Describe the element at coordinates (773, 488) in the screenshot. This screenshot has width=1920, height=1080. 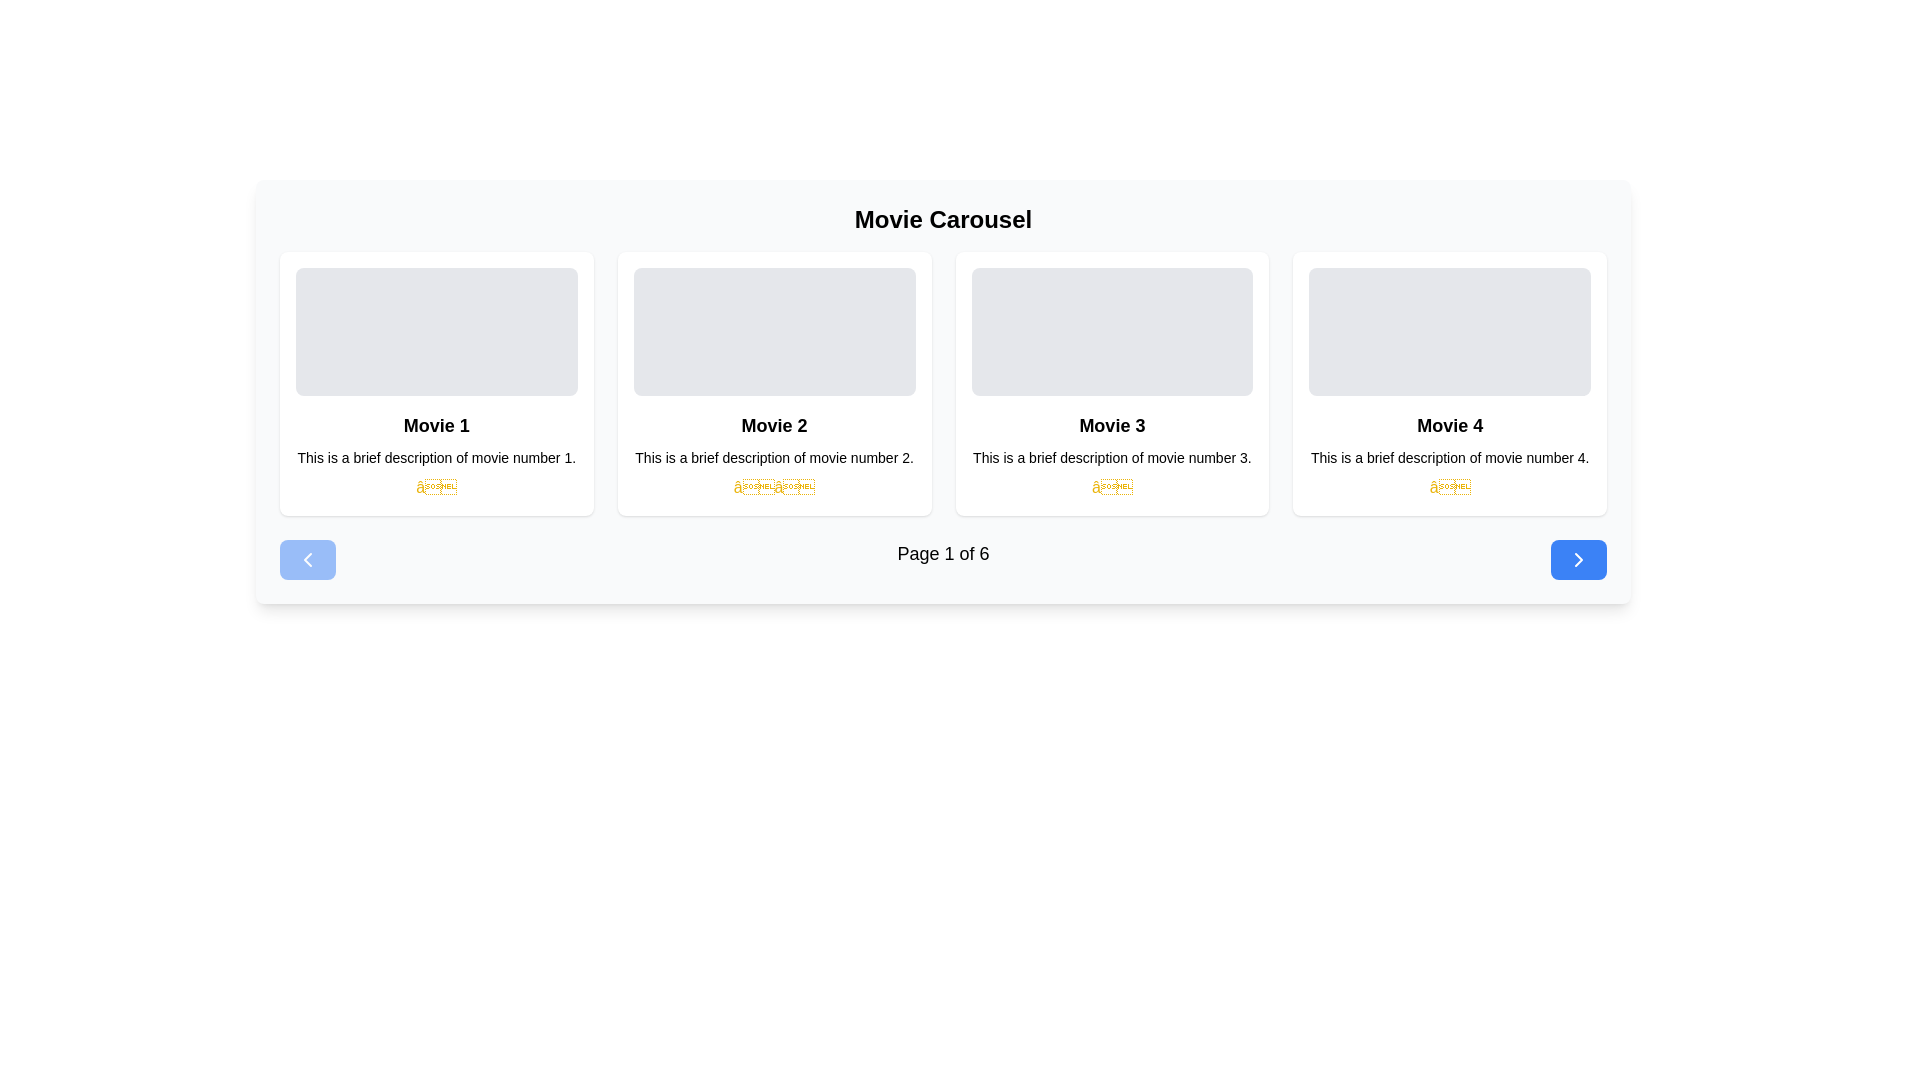
I see `the static rating display element consisting of two yellow star-shaped icons located beneath the brief description text of 'Movie 2'` at that location.